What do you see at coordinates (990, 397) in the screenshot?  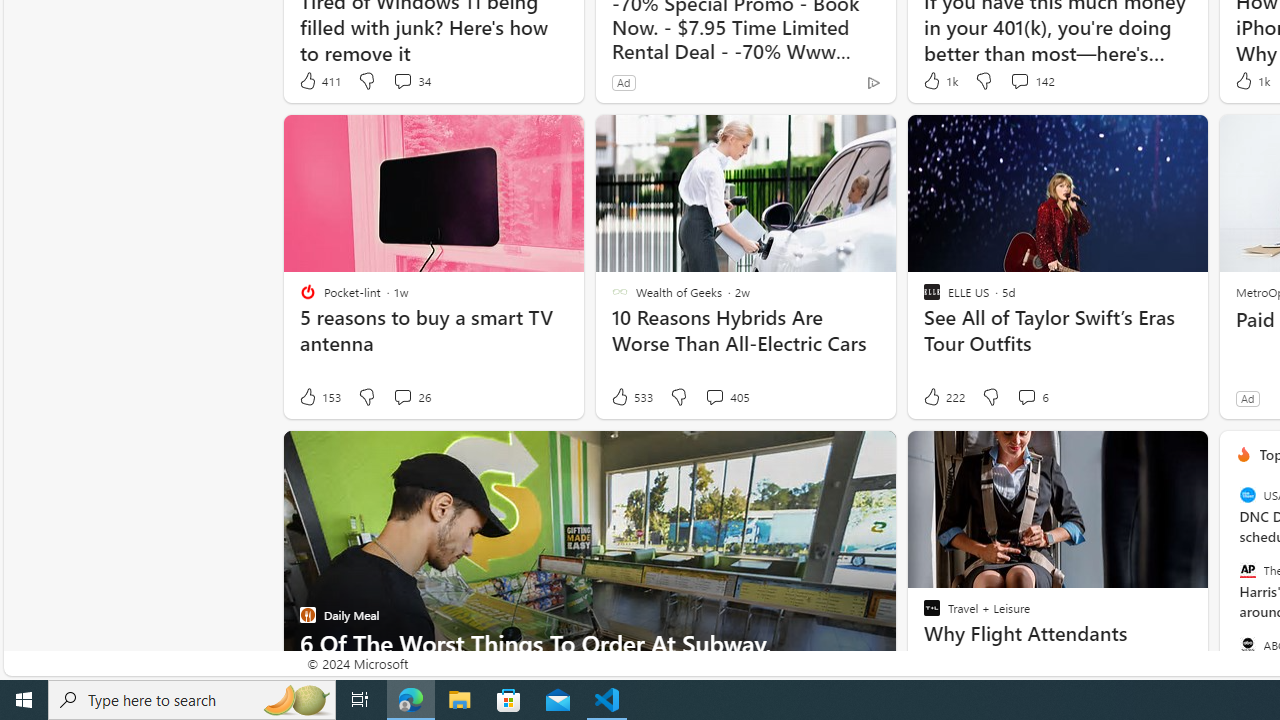 I see `'Dislike'` at bounding box center [990, 397].